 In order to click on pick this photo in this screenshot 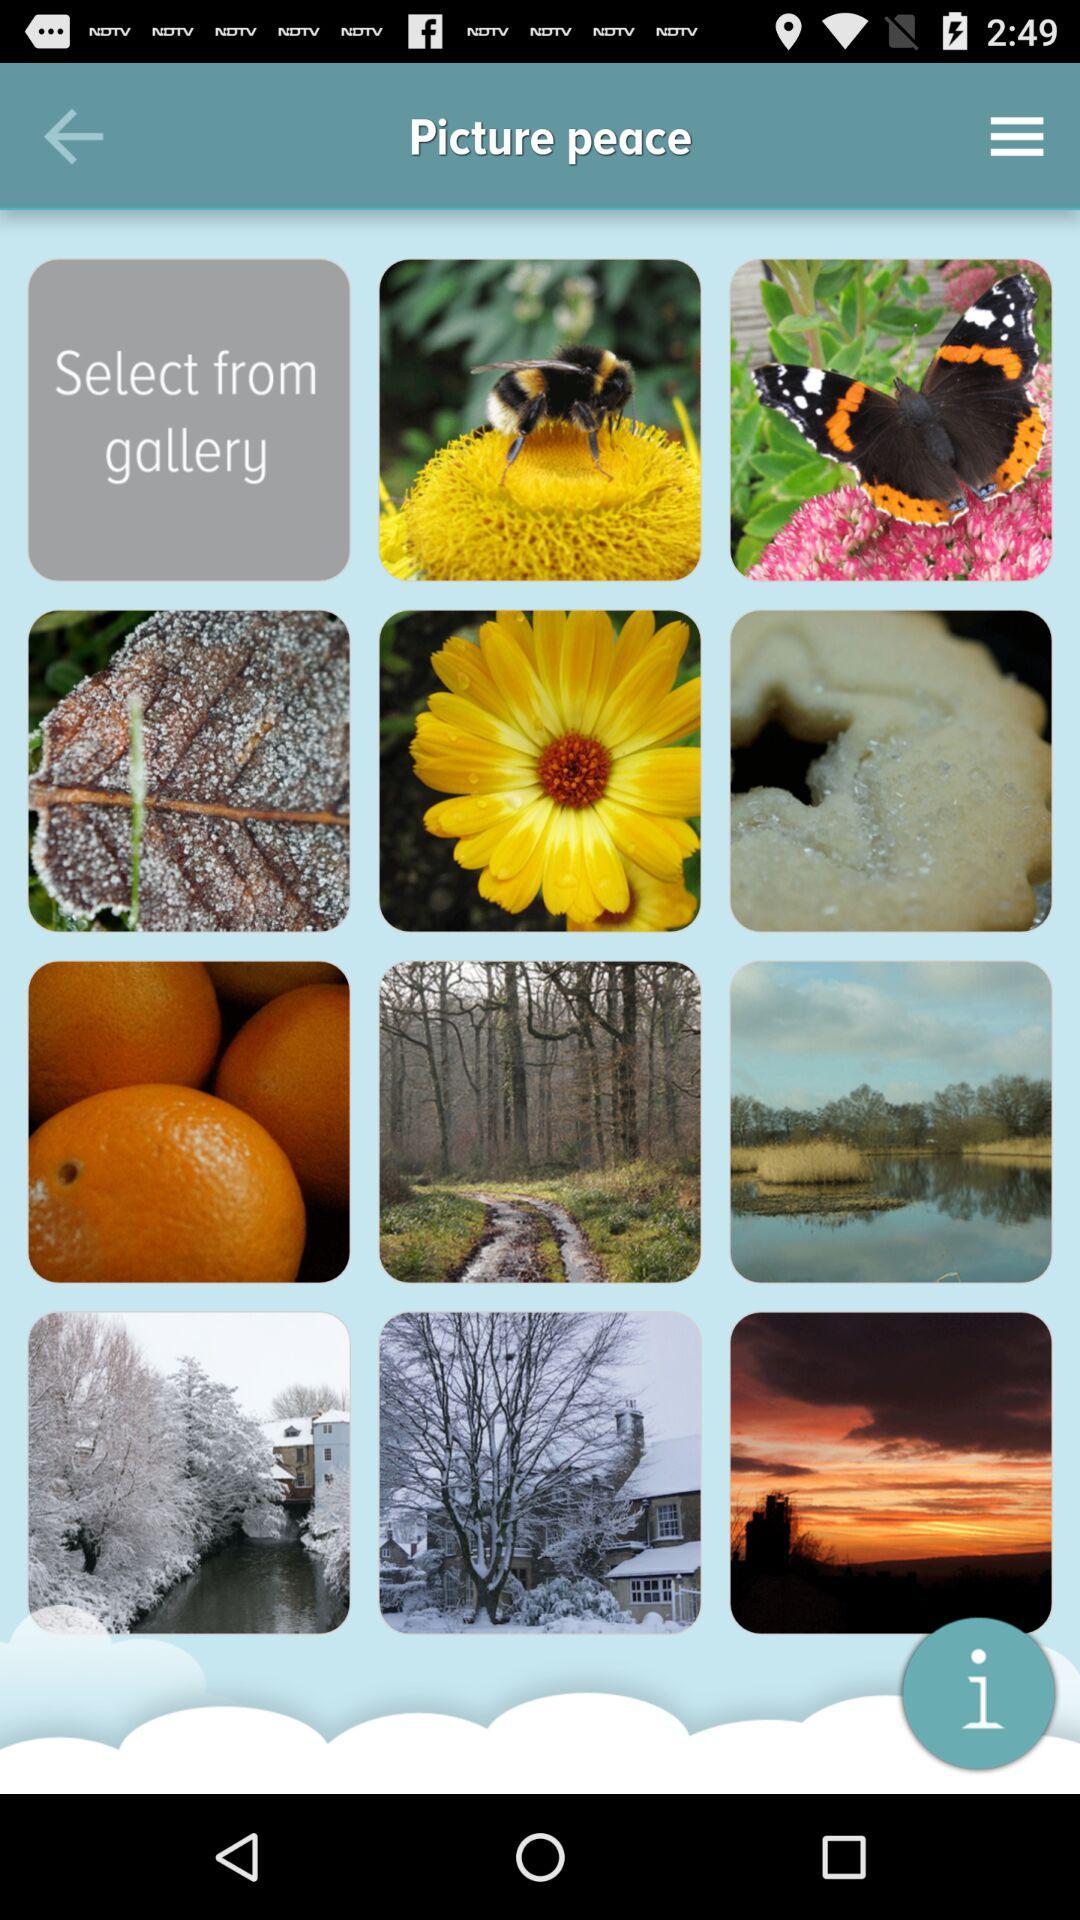, I will do `click(890, 770)`.